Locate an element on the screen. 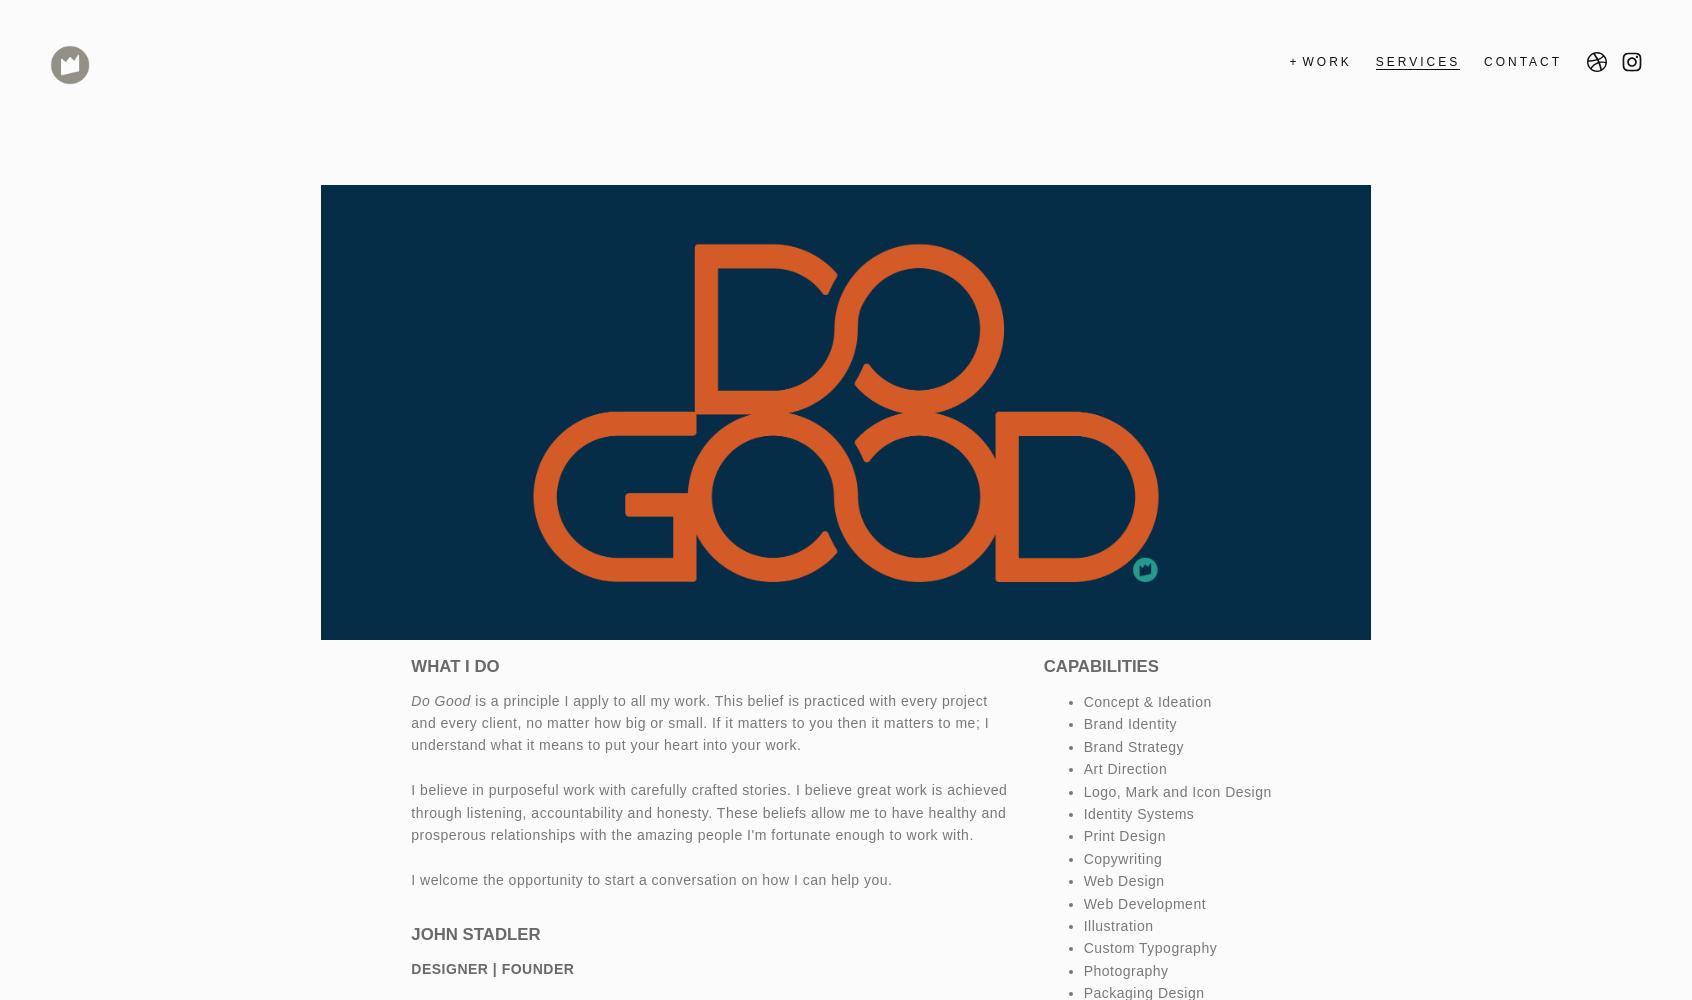 Image resolution: width=1692 pixels, height=1000 pixels. 'I welcome the opportunity to start a conversation on how I can help you.' is located at coordinates (651, 879).